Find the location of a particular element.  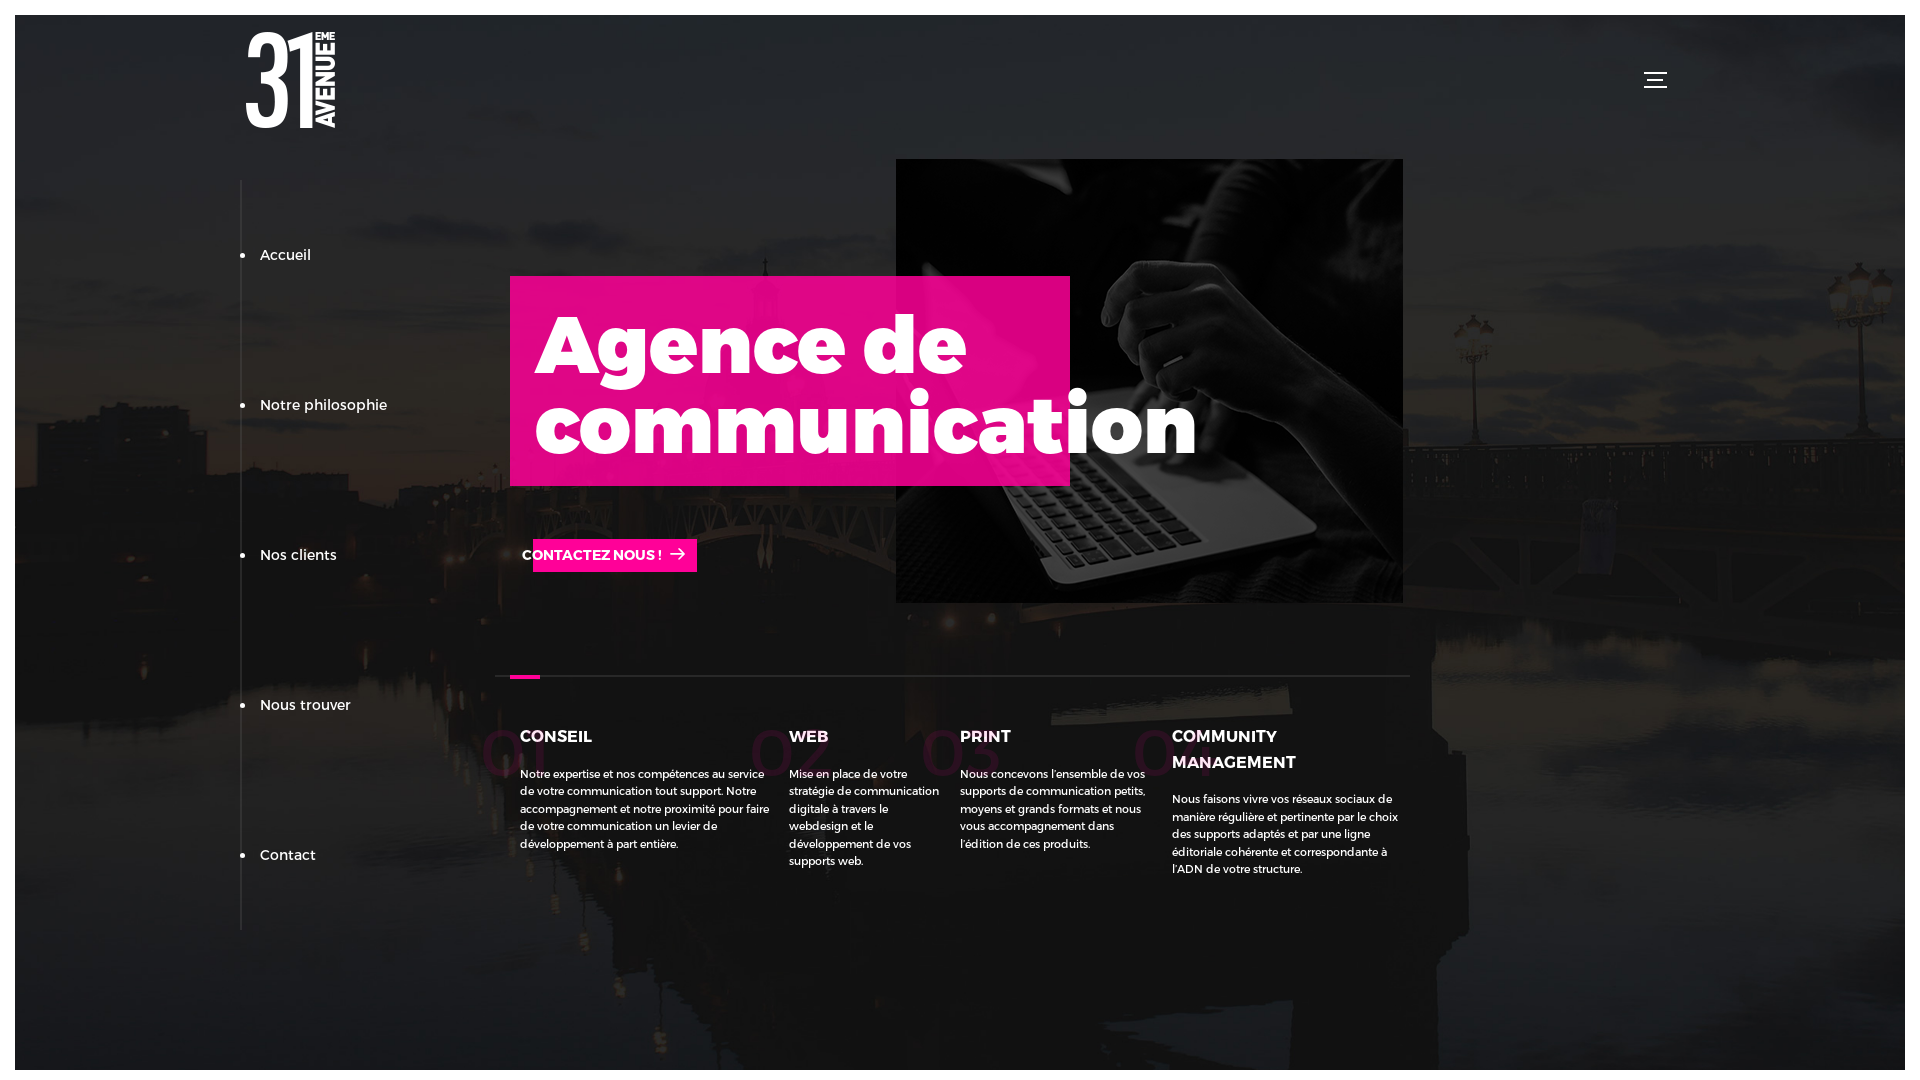

'CONTACTEZ NOUS !' is located at coordinates (509, 554).